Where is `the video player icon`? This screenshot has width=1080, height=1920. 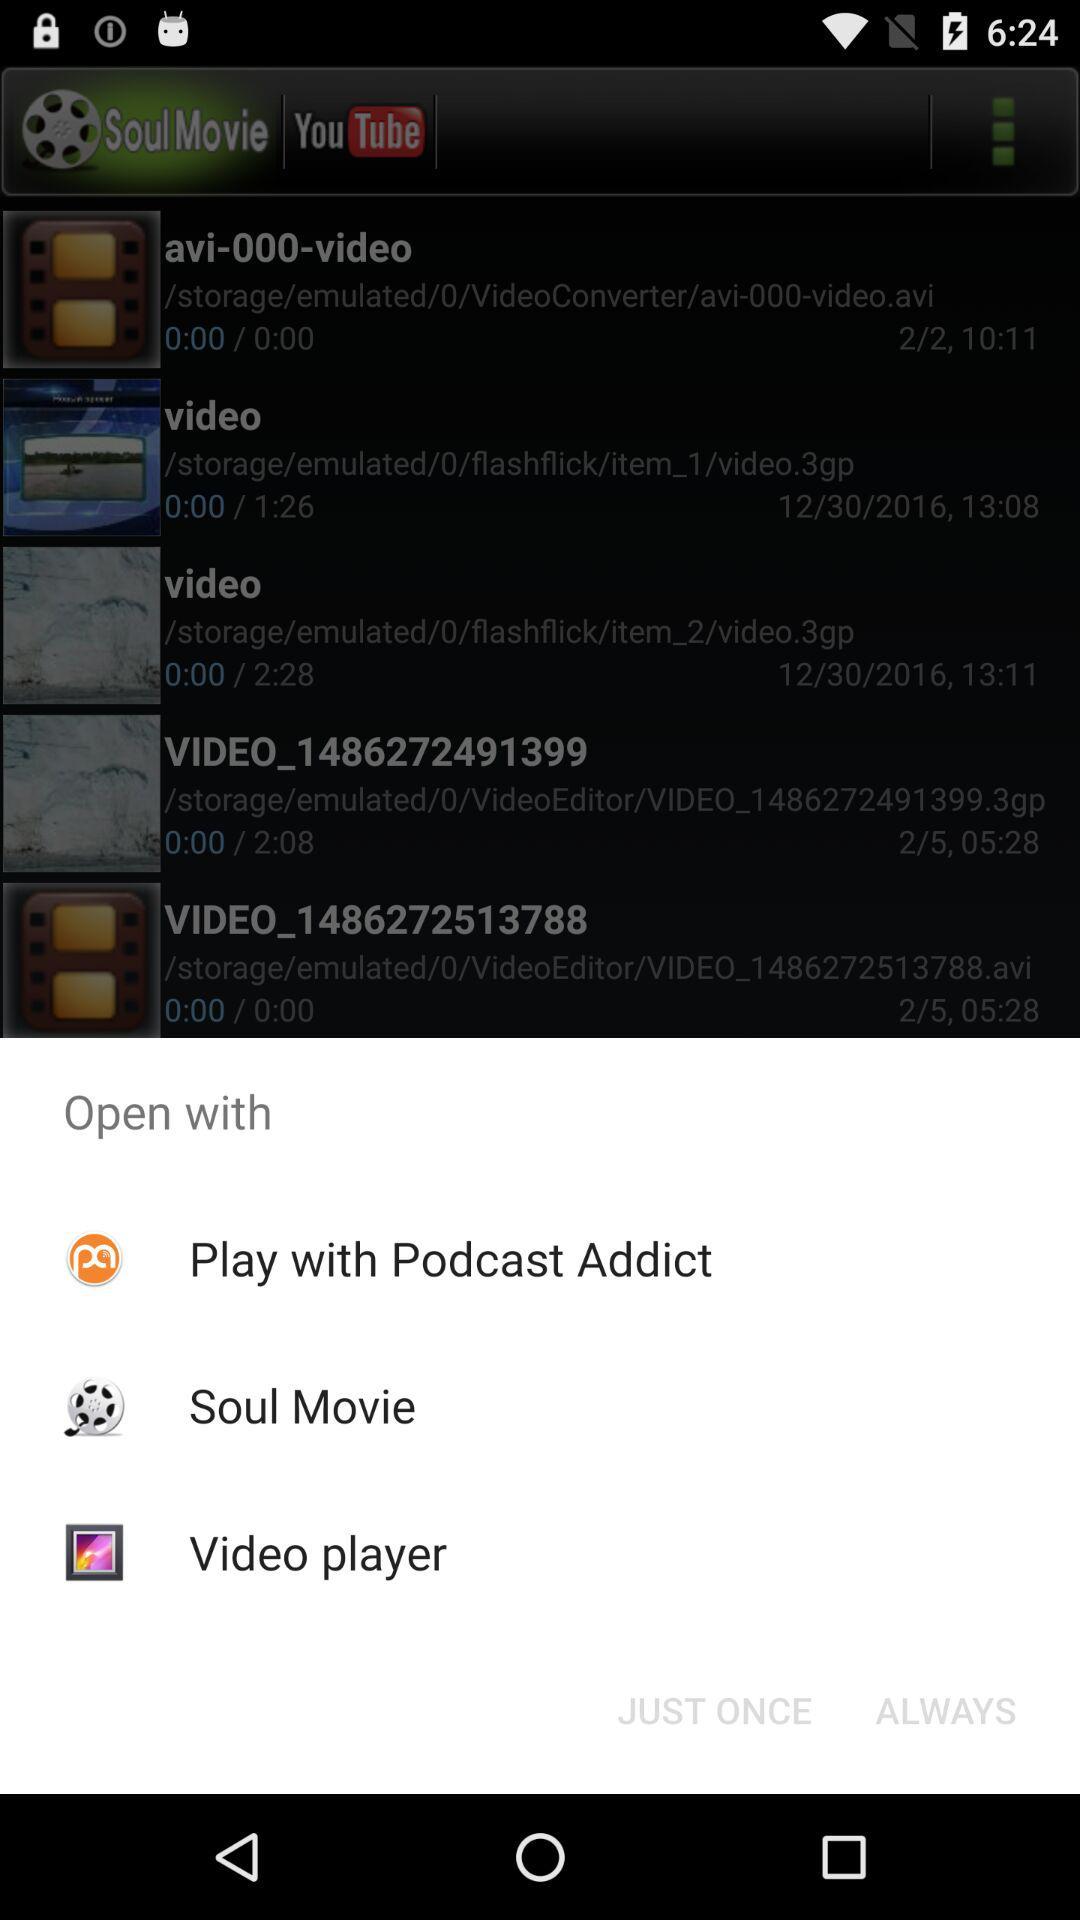 the video player icon is located at coordinates (316, 1551).